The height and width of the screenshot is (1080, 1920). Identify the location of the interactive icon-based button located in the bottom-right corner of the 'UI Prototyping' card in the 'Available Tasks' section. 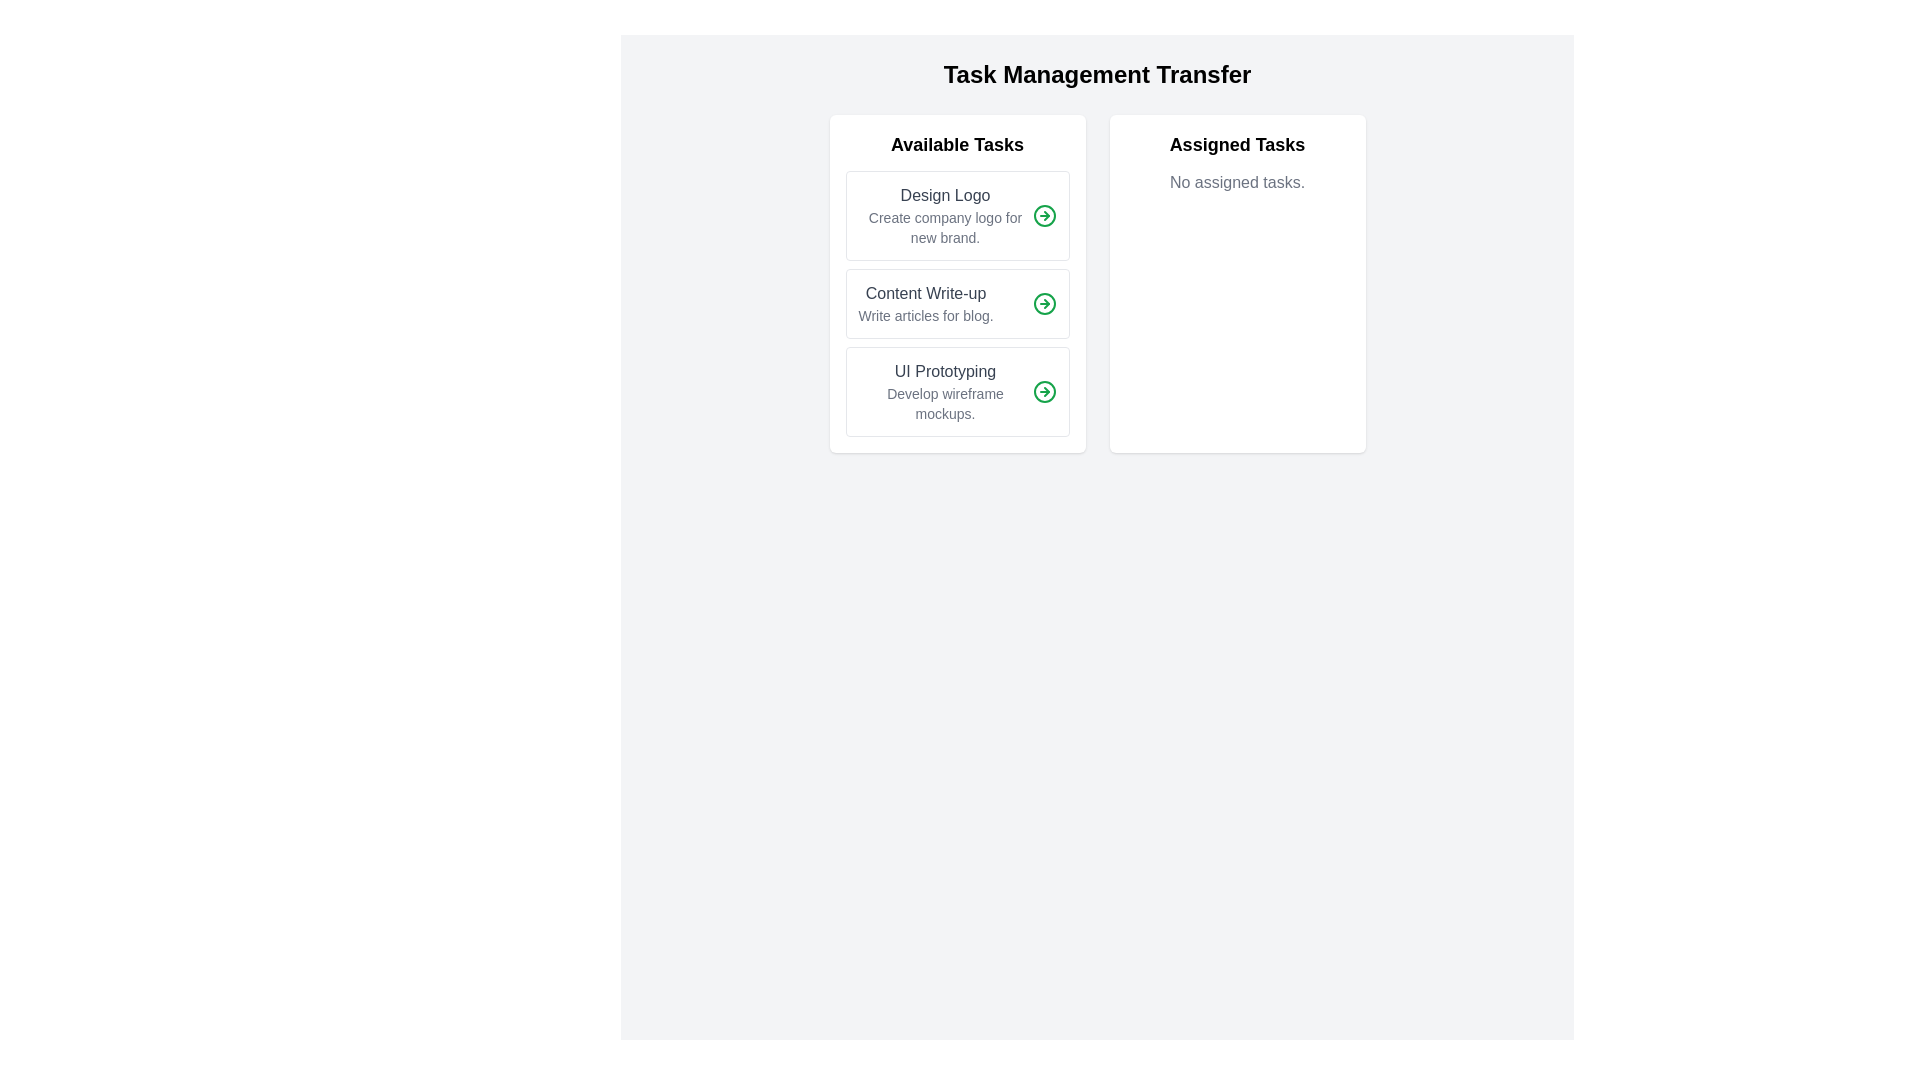
(1043, 392).